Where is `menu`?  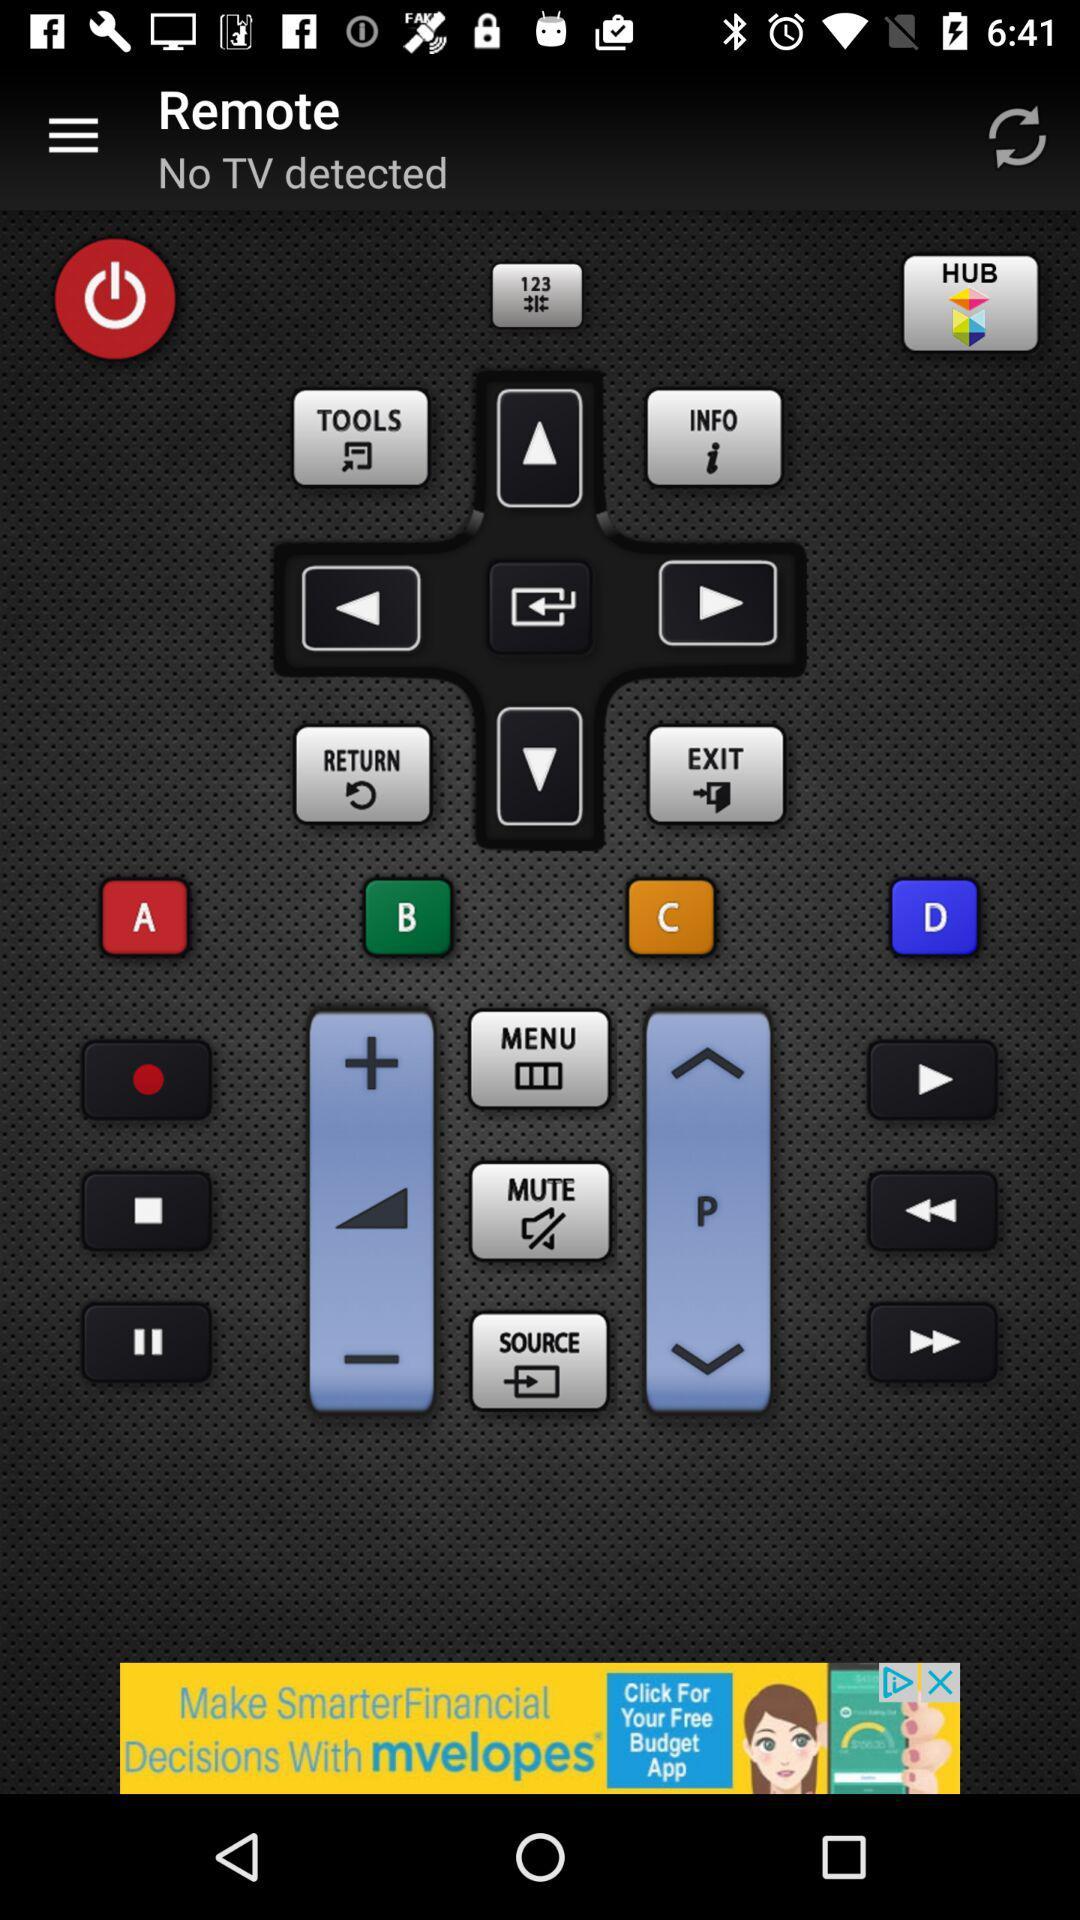
menu is located at coordinates (540, 1058).